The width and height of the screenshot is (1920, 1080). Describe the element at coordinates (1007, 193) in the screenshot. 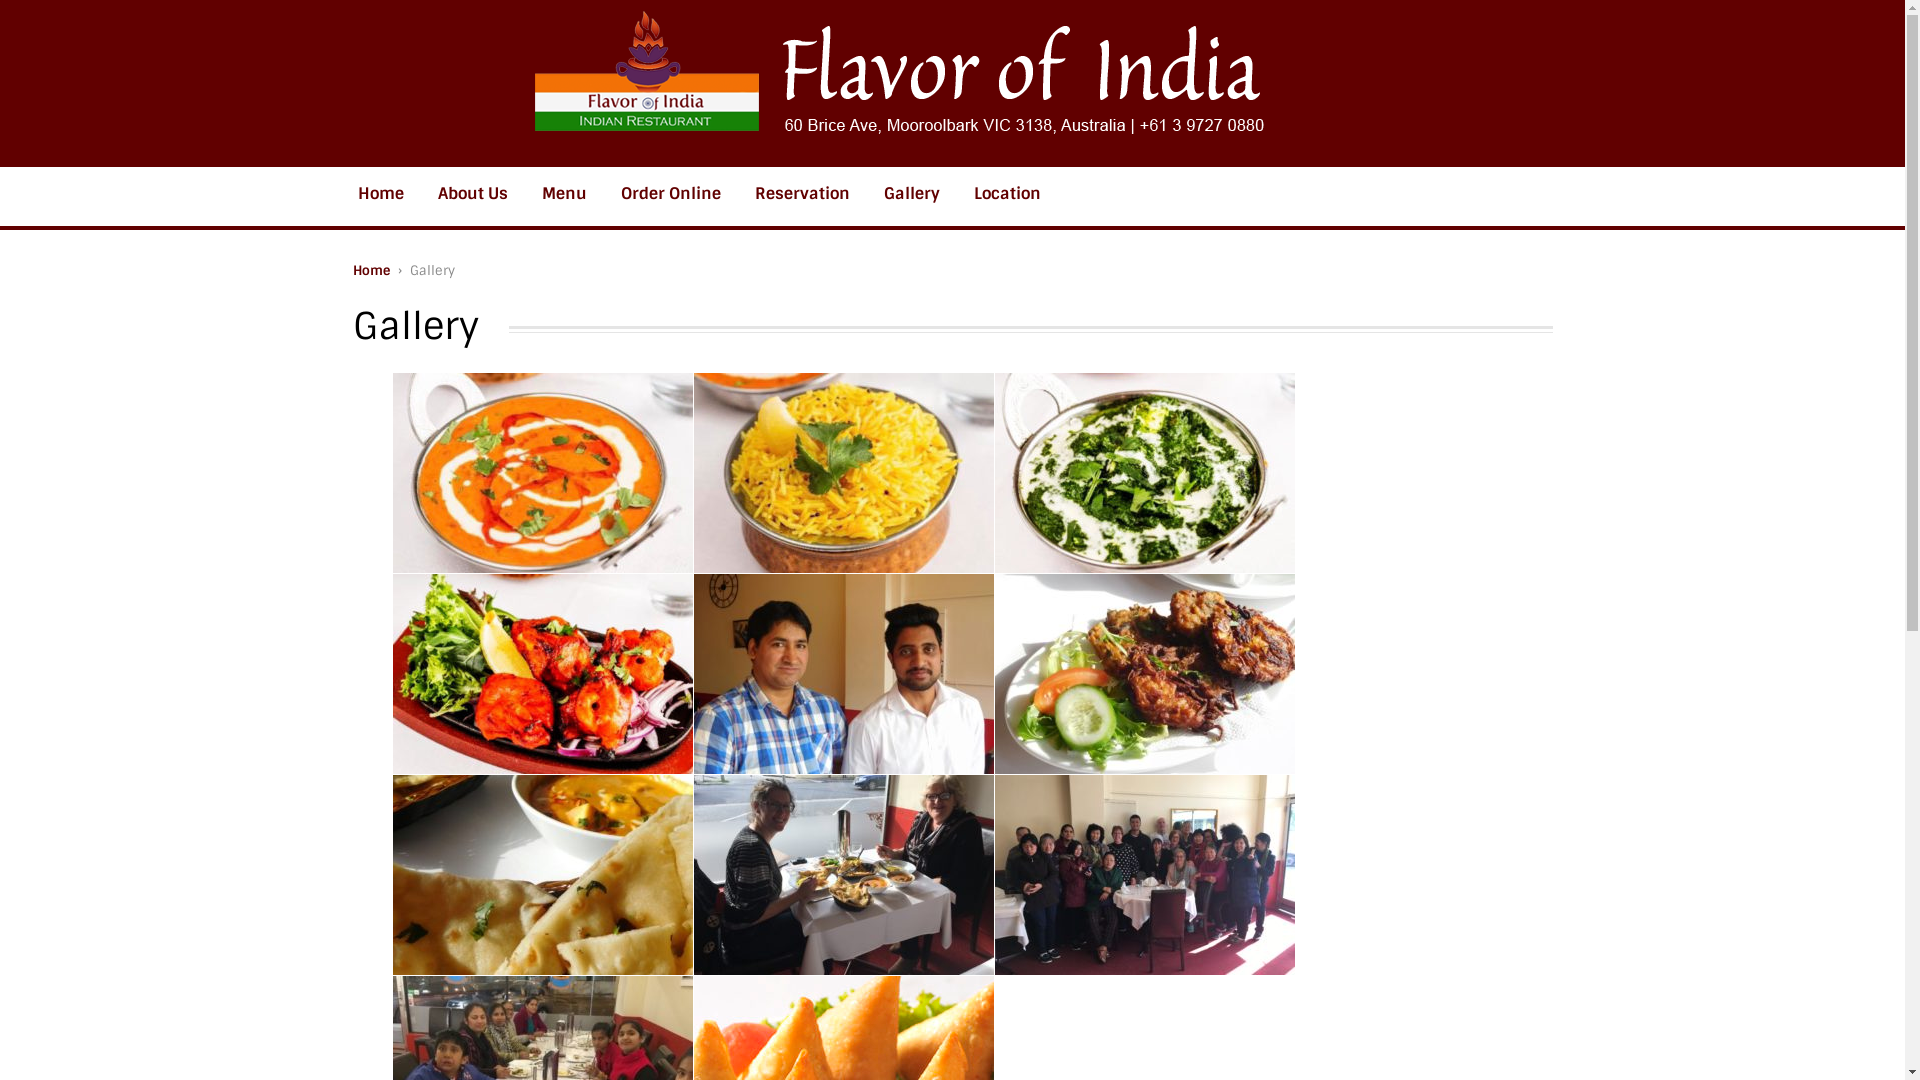

I see `'Location'` at that location.